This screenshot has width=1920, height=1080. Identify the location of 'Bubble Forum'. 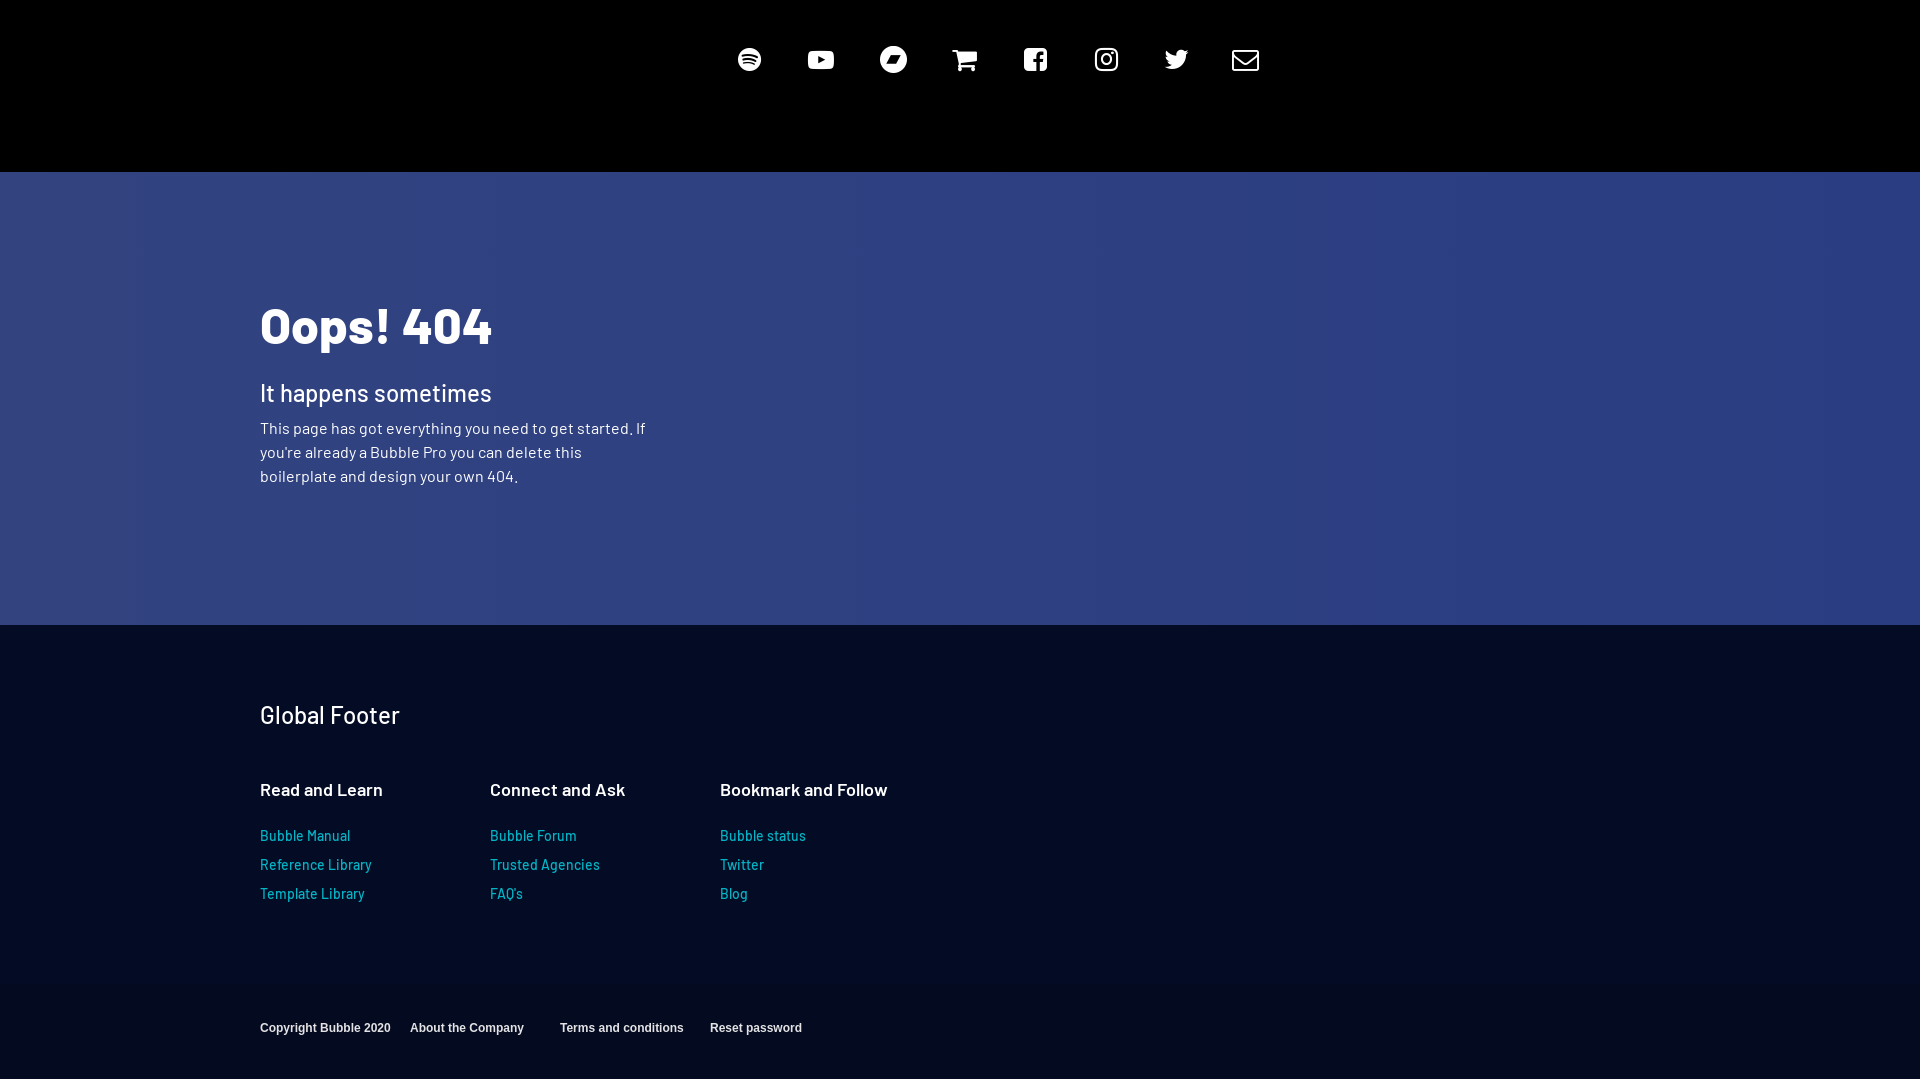
(564, 843).